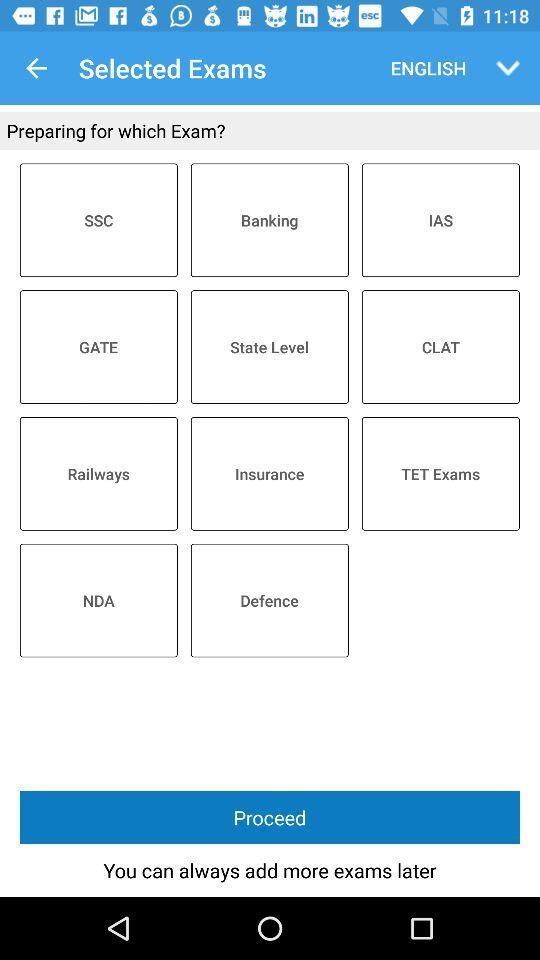  What do you see at coordinates (423, 68) in the screenshot?
I see `the text which is left to the drop down` at bounding box center [423, 68].